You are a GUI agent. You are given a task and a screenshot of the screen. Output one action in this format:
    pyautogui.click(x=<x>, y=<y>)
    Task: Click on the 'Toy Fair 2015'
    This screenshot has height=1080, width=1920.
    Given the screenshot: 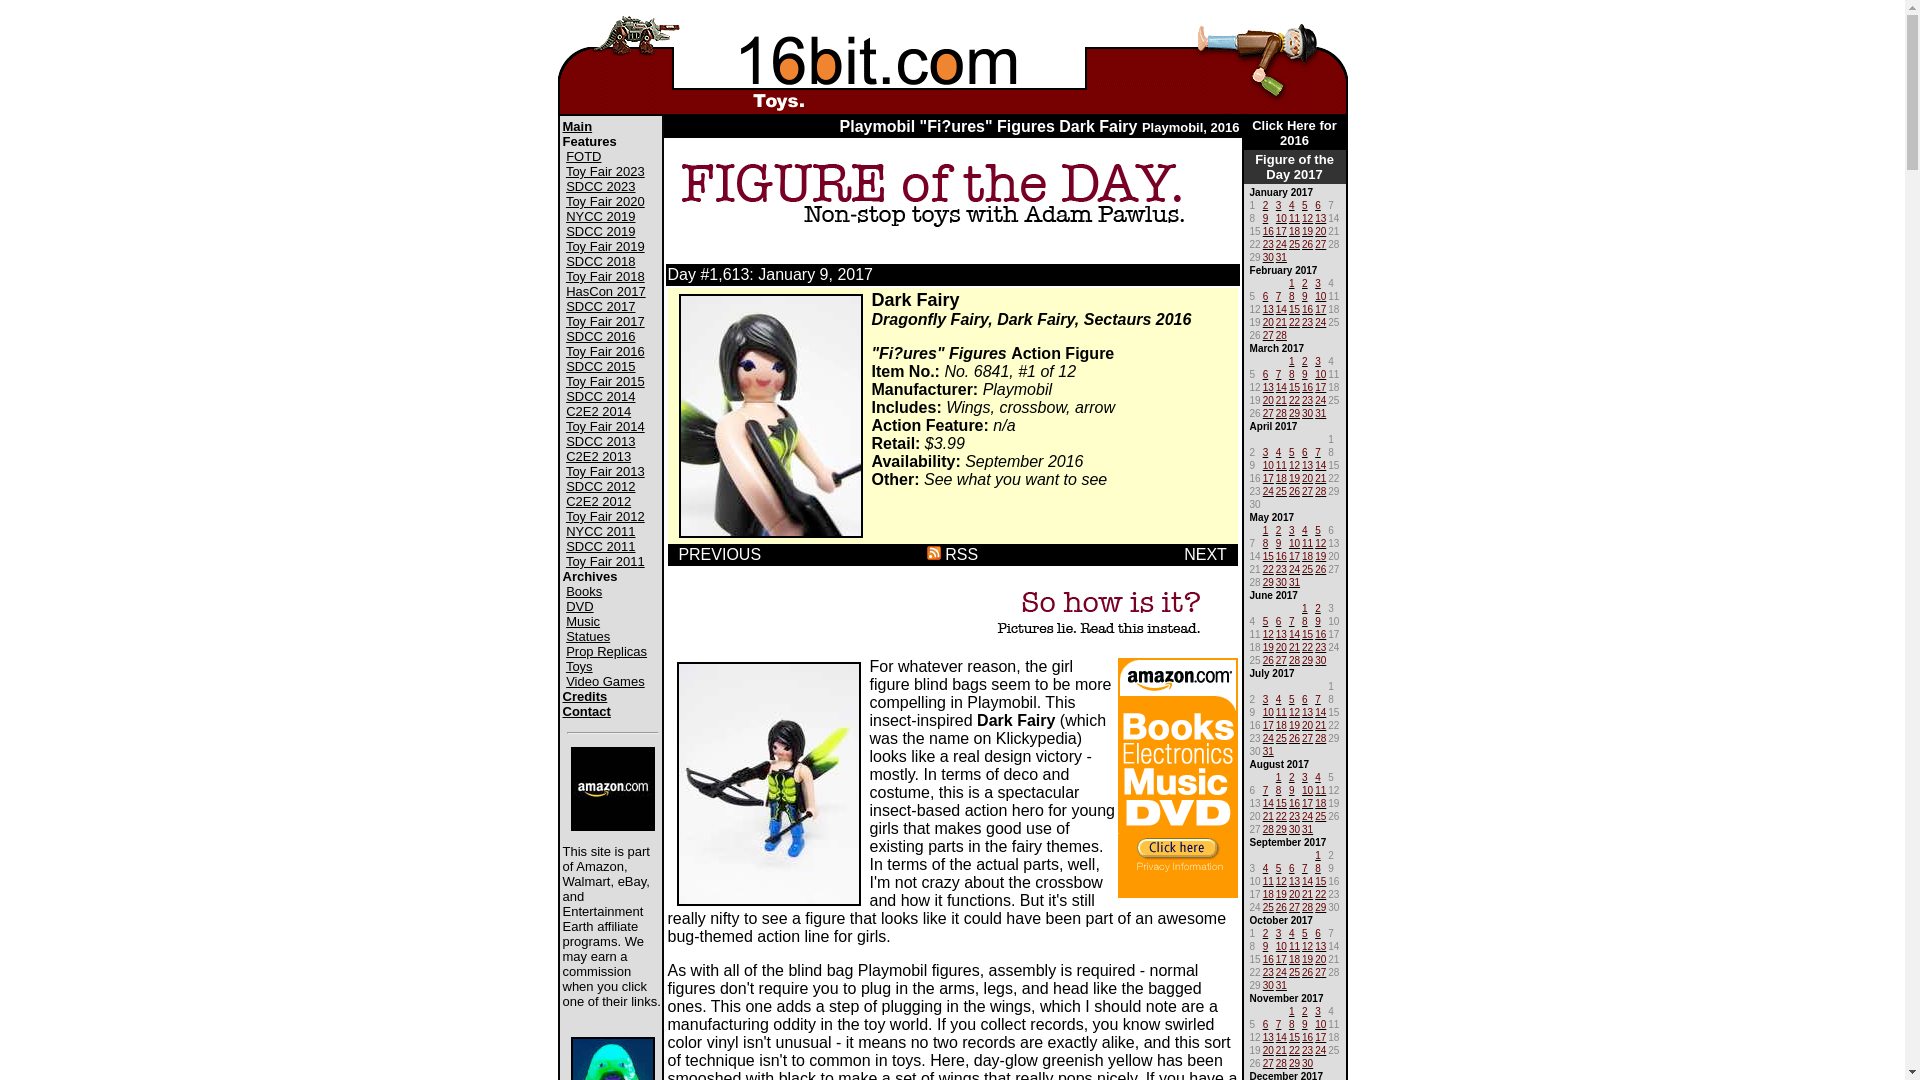 What is the action you would take?
    pyautogui.click(x=604, y=381)
    